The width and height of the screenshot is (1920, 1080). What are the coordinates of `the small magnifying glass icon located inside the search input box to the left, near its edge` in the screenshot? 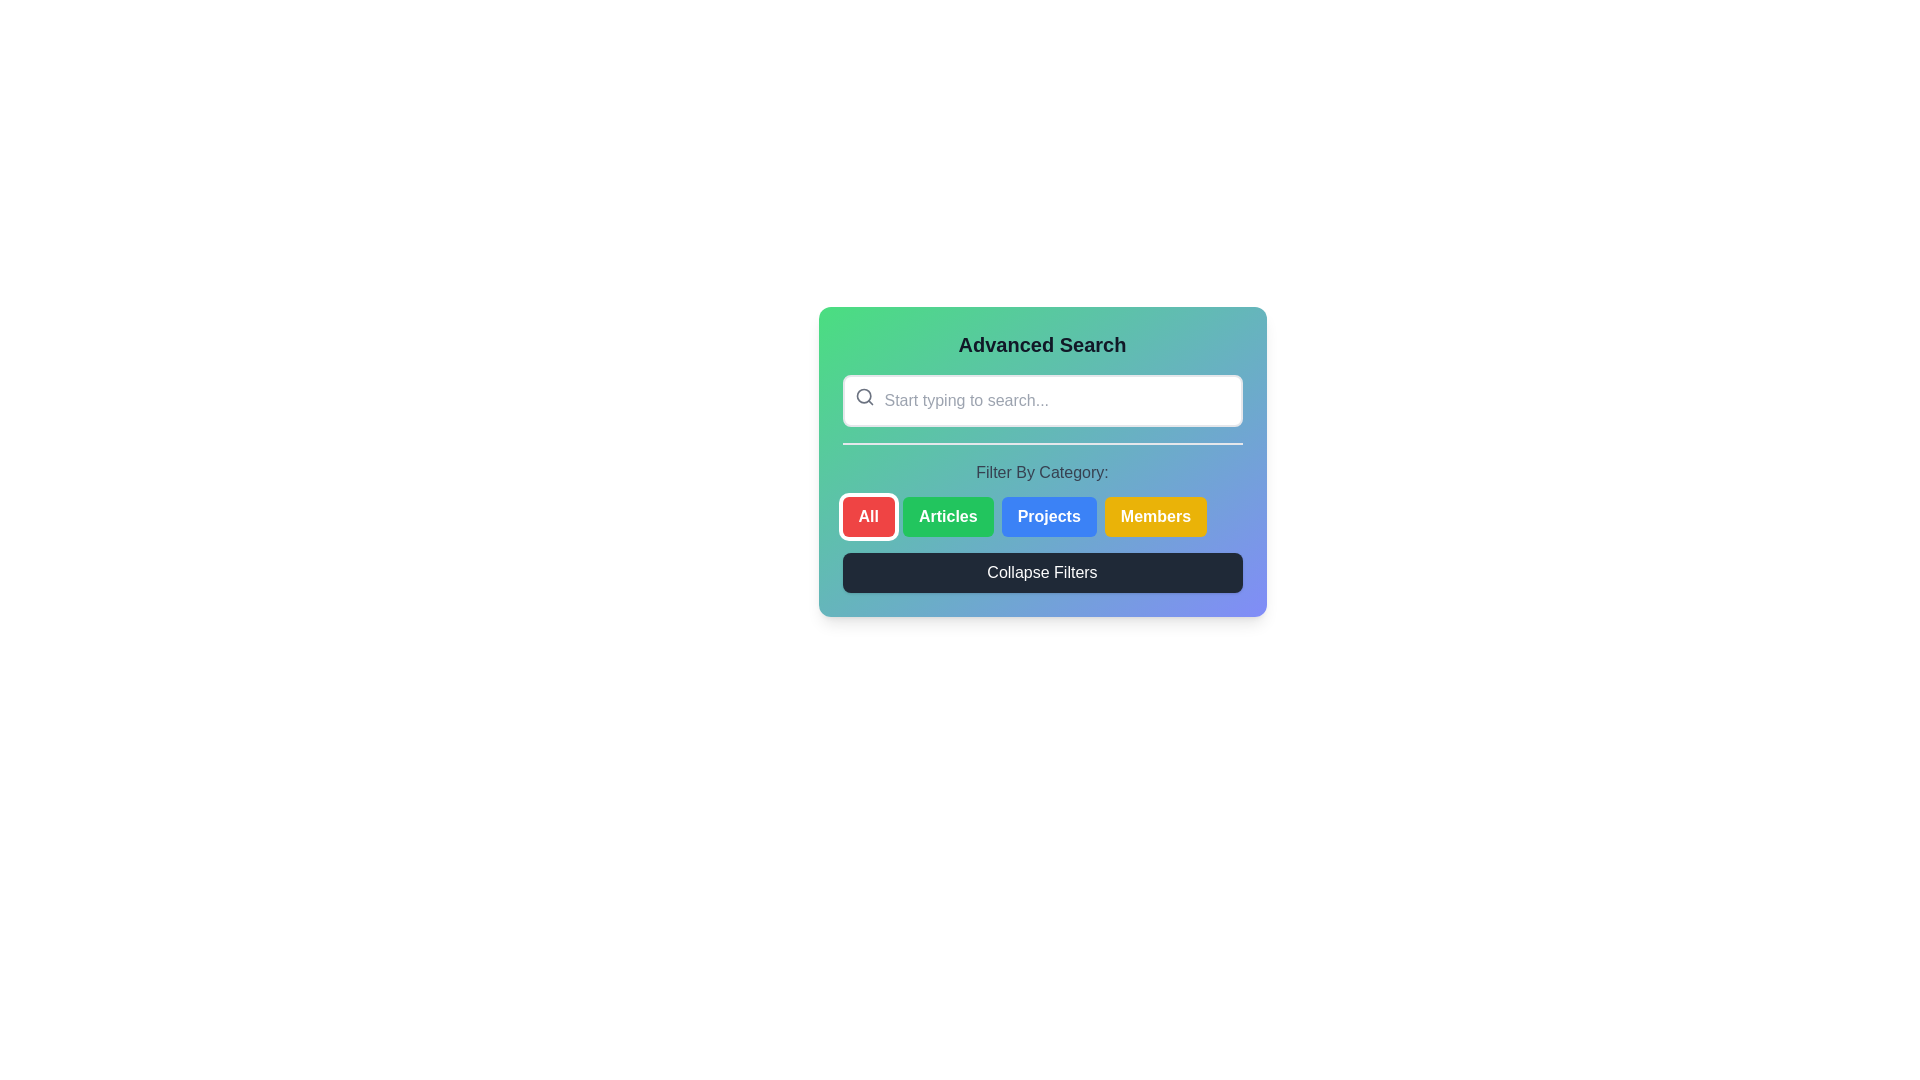 It's located at (864, 397).